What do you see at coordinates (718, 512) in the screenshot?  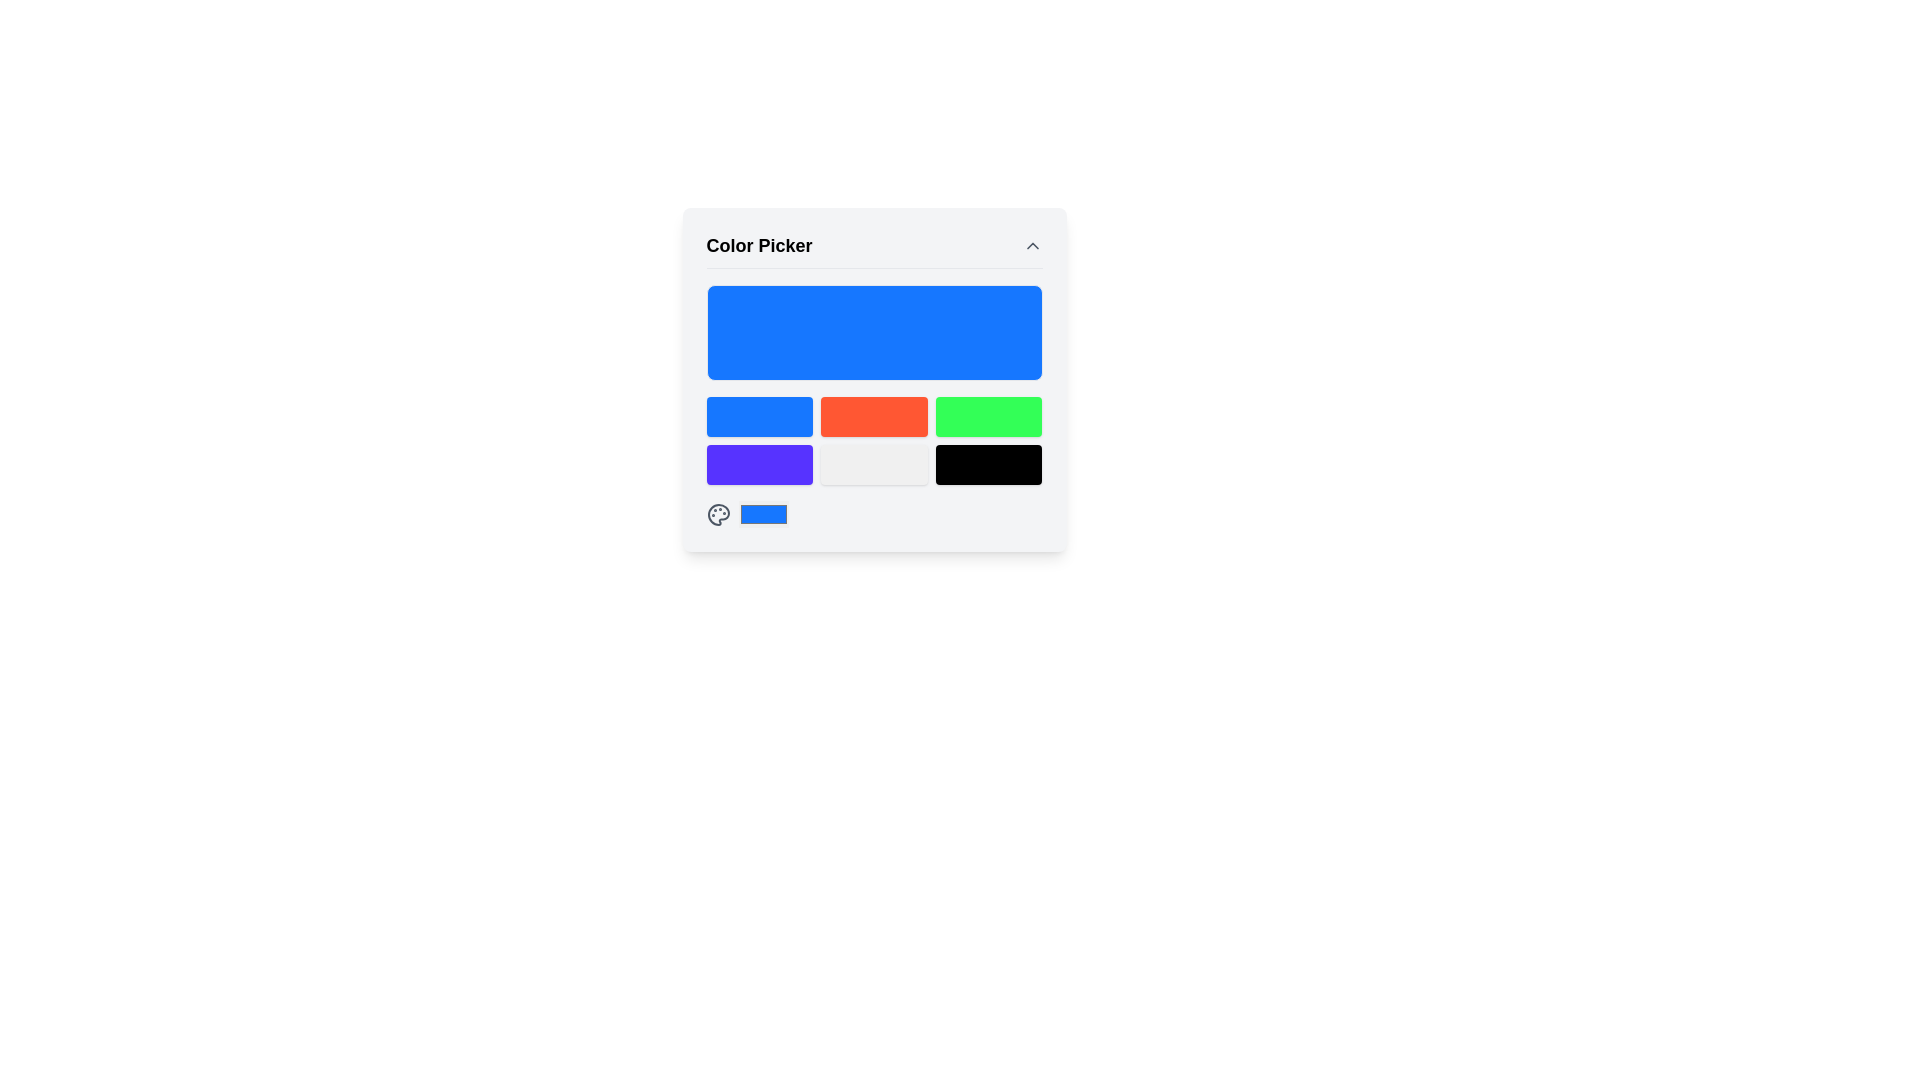 I see `the distinctive palette icon located in the bottom left corner of the color picker interface` at bounding box center [718, 512].